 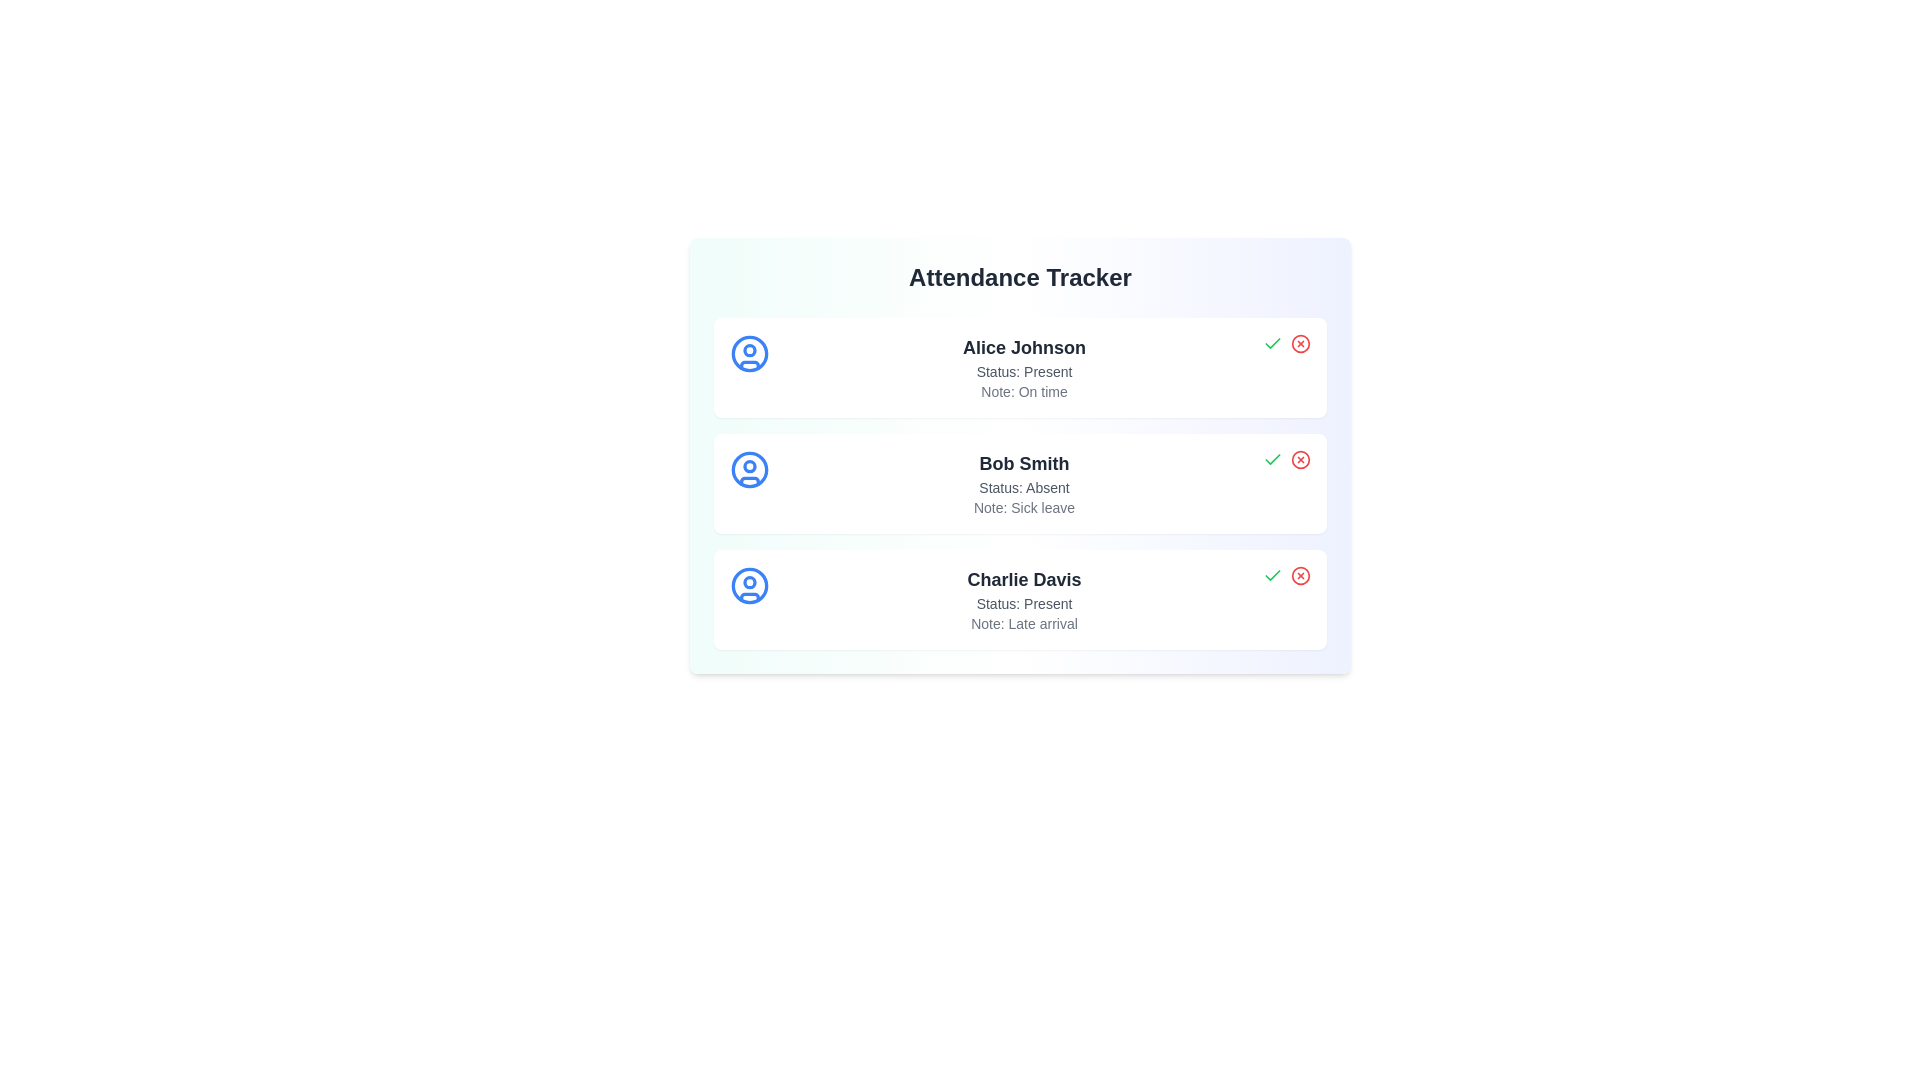 What do you see at coordinates (1300, 342) in the screenshot?
I see `'Mark Absent' button for the user Alice Johnson` at bounding box center [1300, 342].